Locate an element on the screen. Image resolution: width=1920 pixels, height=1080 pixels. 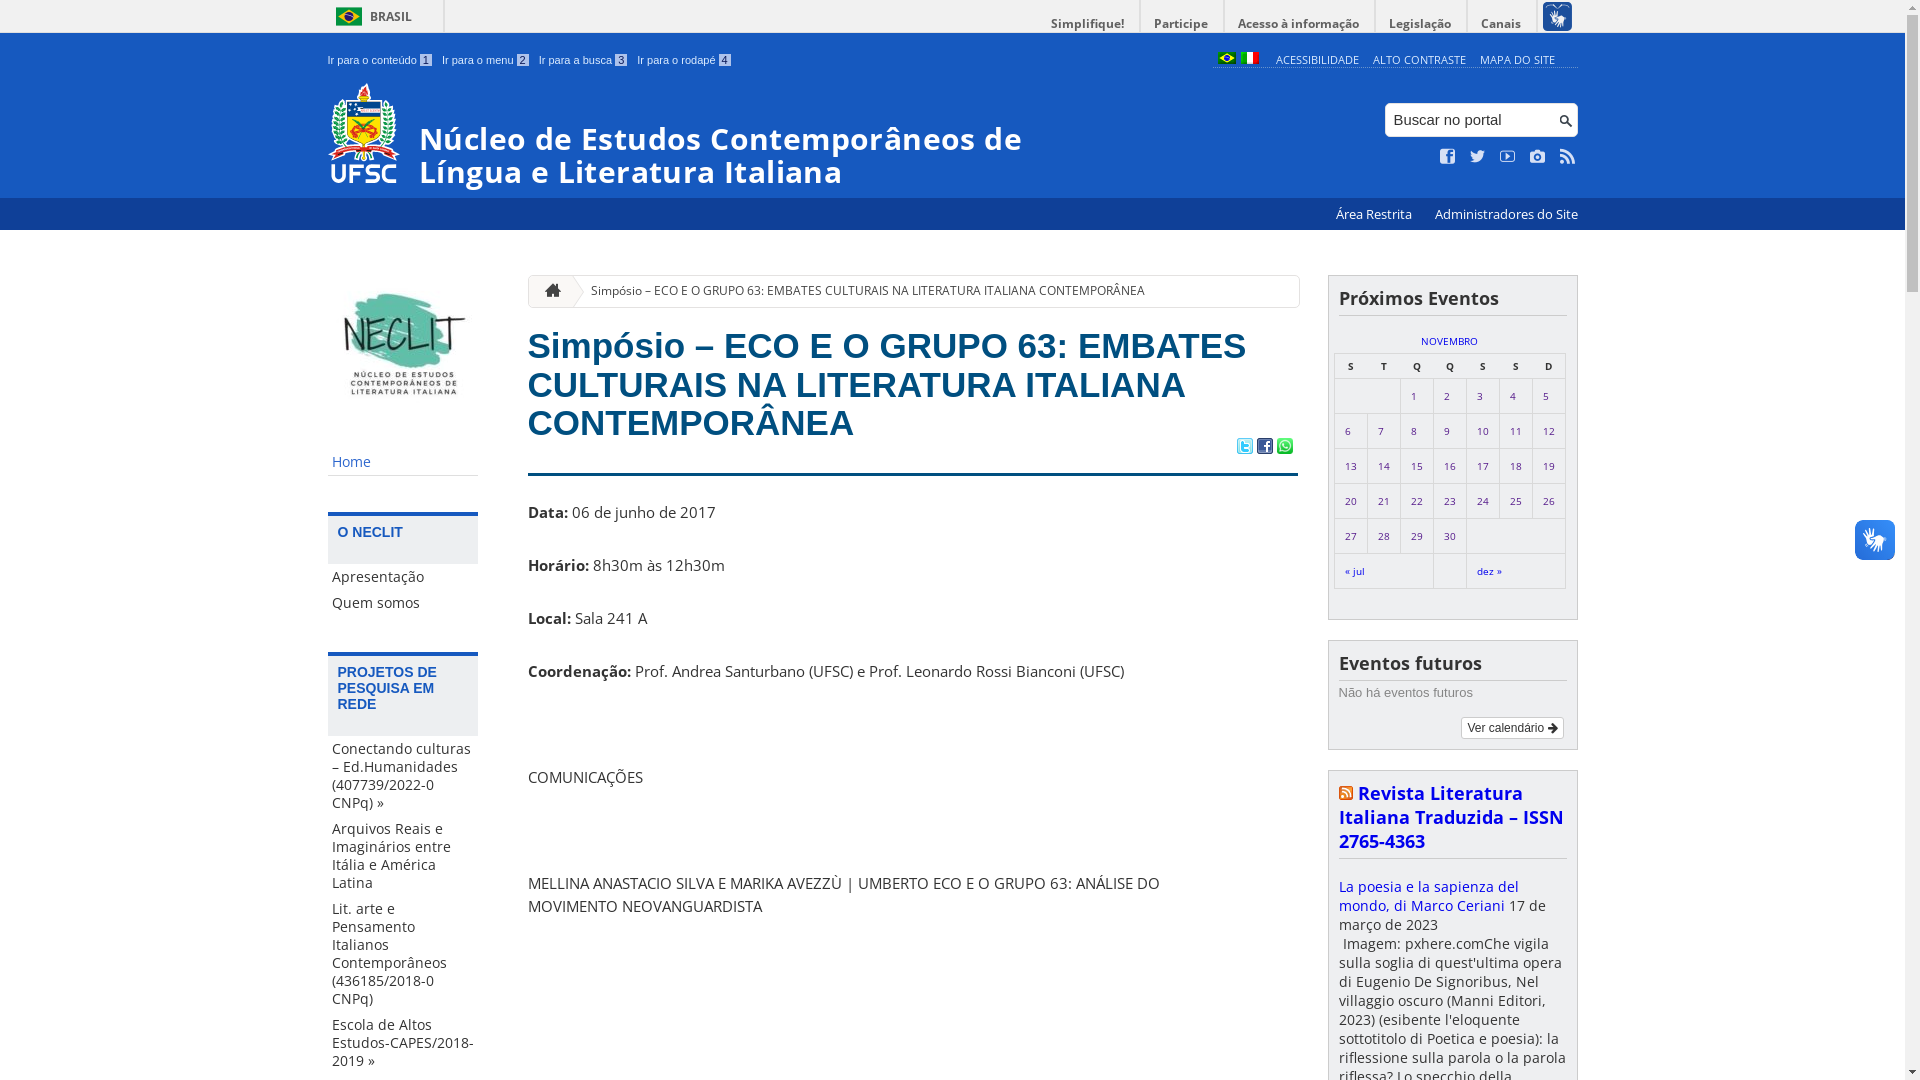
'Italiano (it)' is located at coordinates (1247, 58).